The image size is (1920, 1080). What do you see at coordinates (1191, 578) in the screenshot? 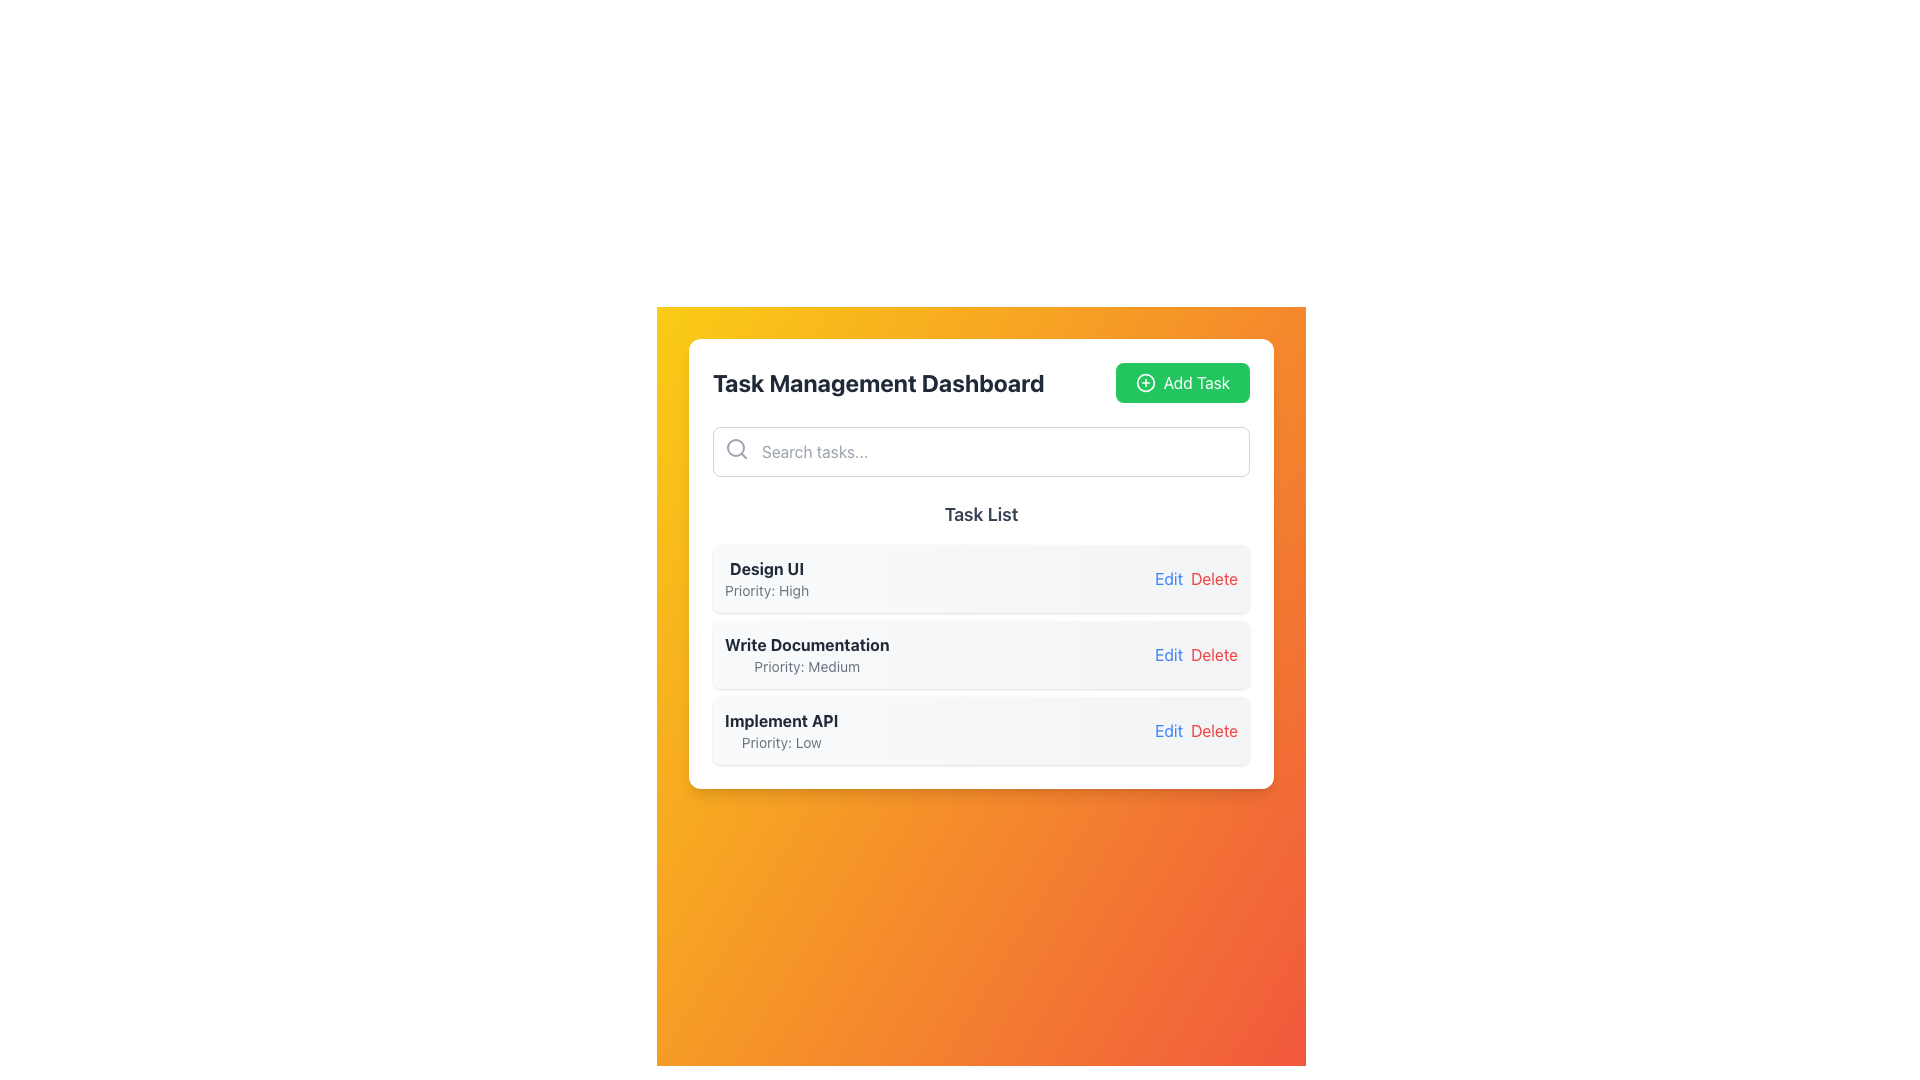
I see `the 'Delete' link on the dual interactive link element associated with the 'Design UI' task` at bounding box center [1191, 578].